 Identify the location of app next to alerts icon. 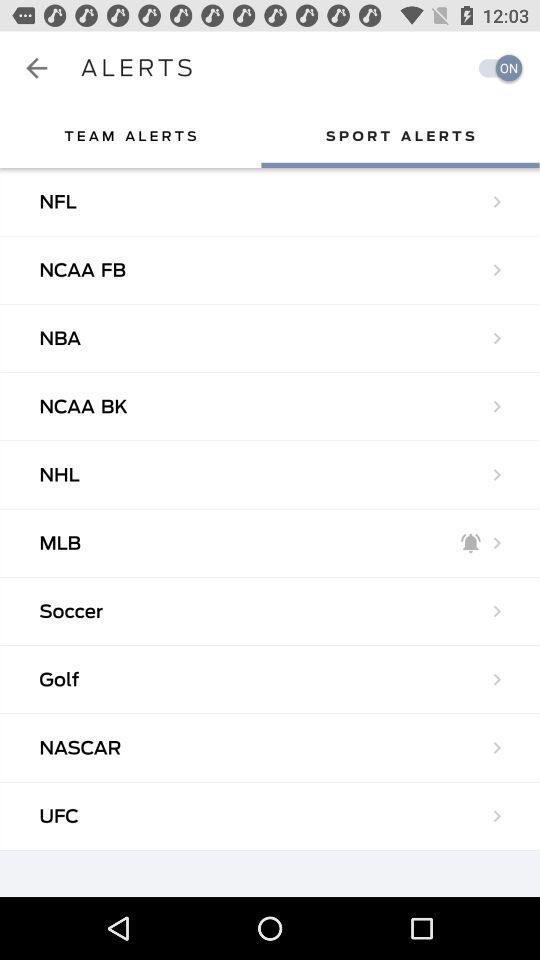
(36, 68).